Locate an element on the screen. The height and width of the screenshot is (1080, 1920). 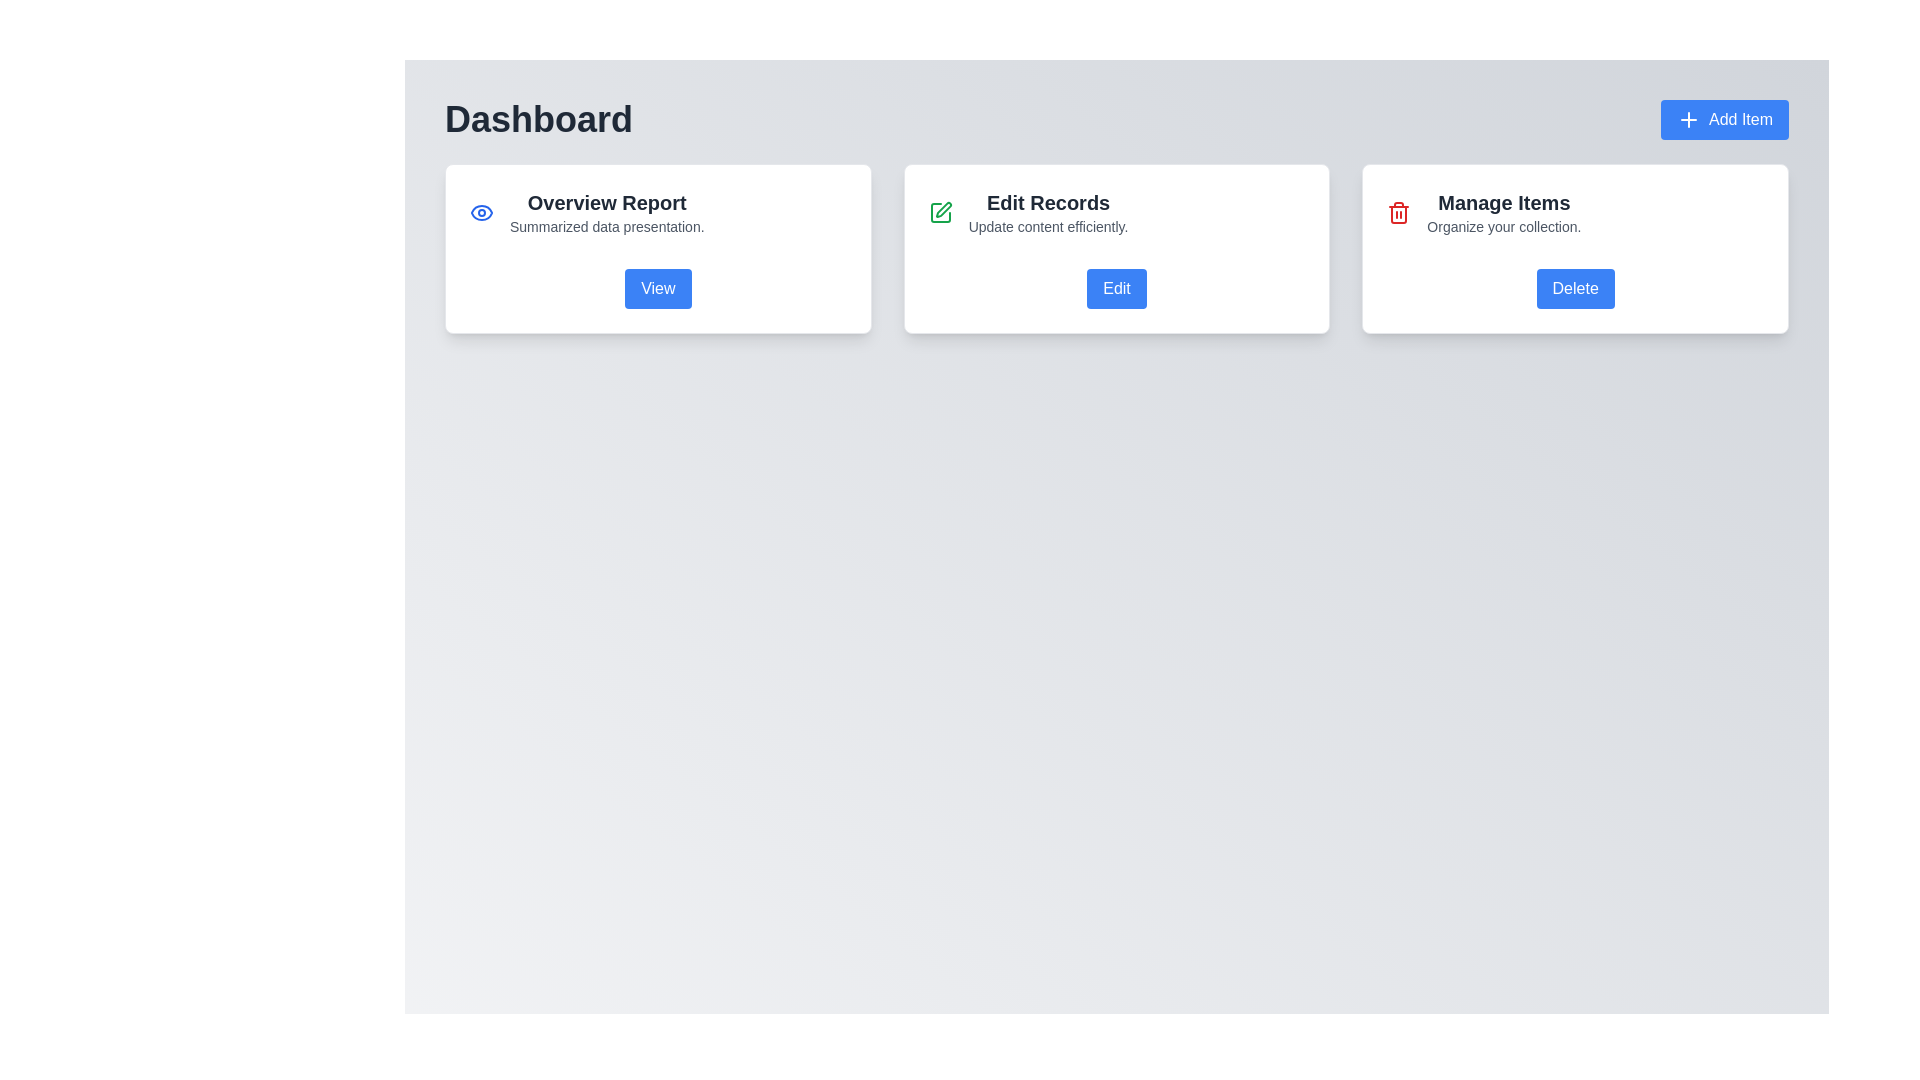
the red trash icon located to the left of the 'Manage Items' header within the third card of a horizontal list is located at coordinates (1398, 212).